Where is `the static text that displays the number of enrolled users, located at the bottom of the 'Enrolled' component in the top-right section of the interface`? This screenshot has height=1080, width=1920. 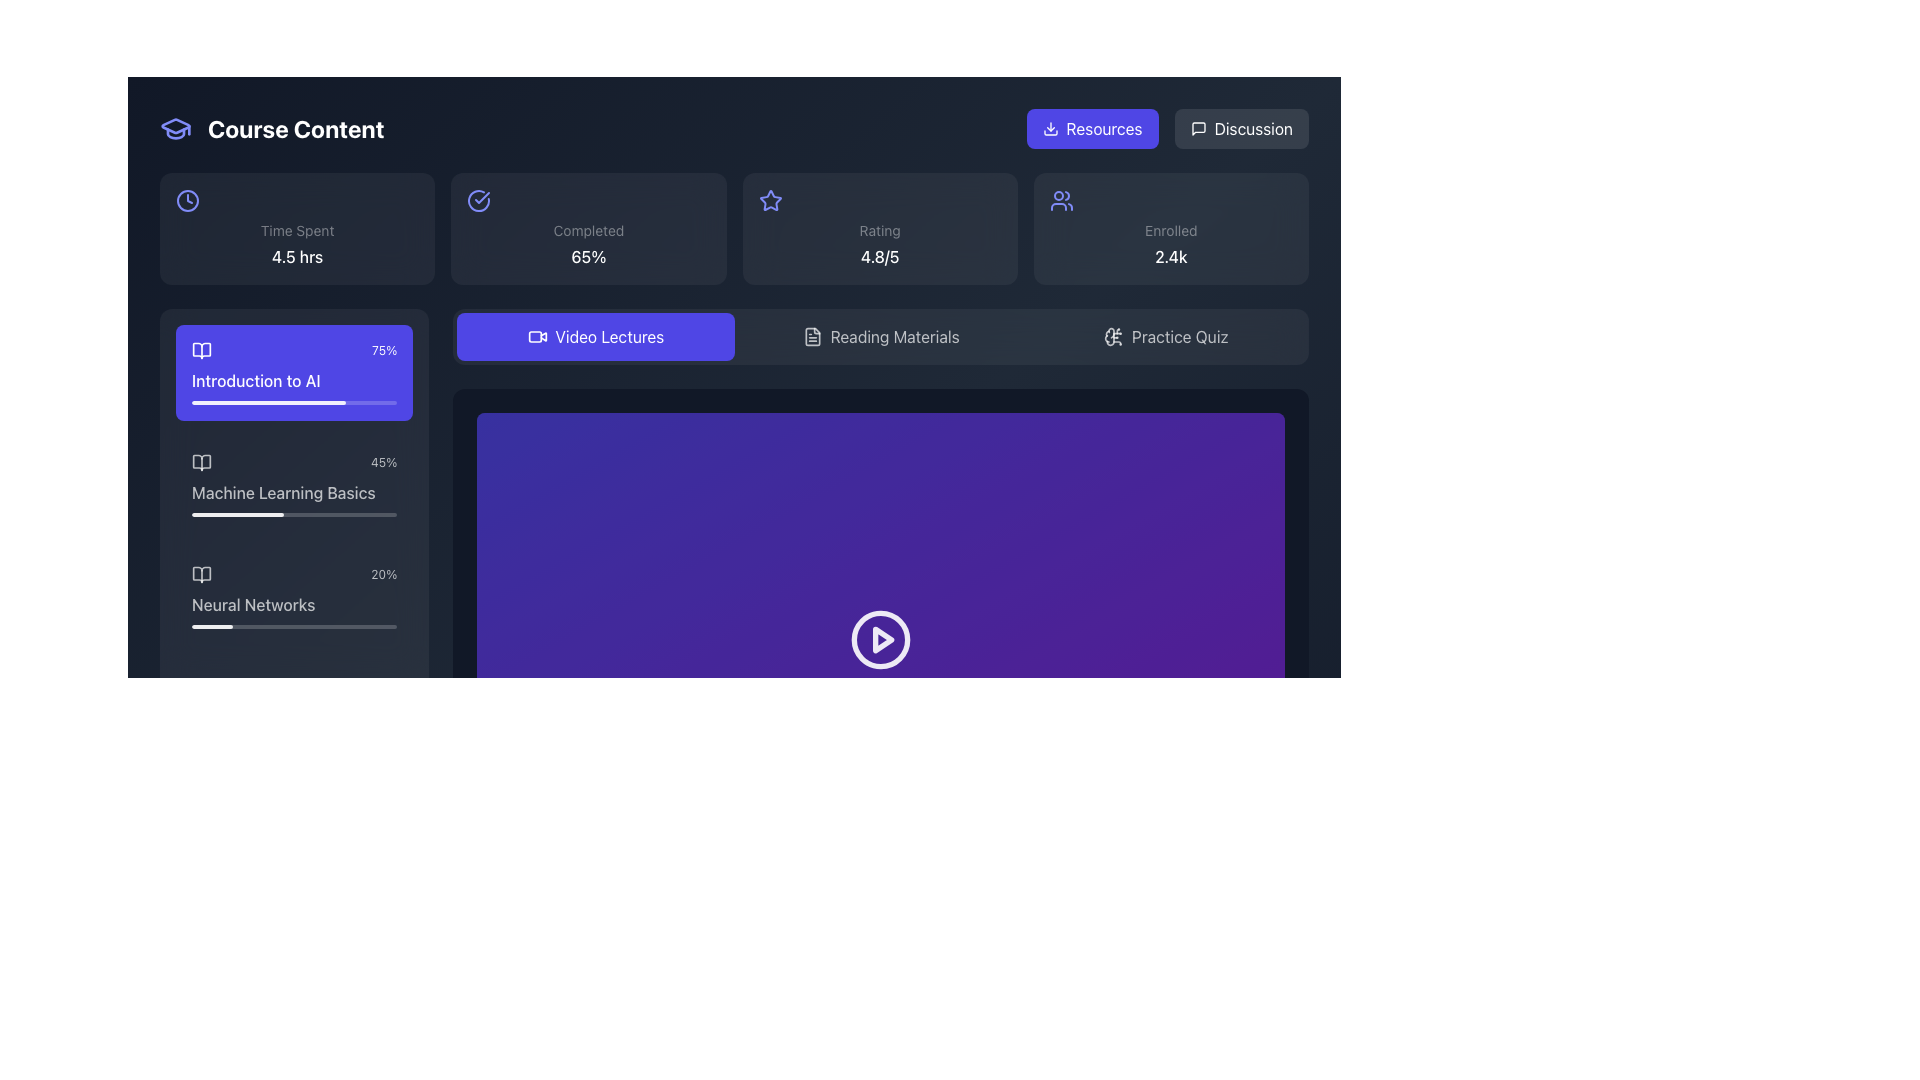
the static text that displays the number of enrolled users, located at the bottom of the 'Enrolled' component in the top-right section of the interface is located at coordinates (1171, 256).